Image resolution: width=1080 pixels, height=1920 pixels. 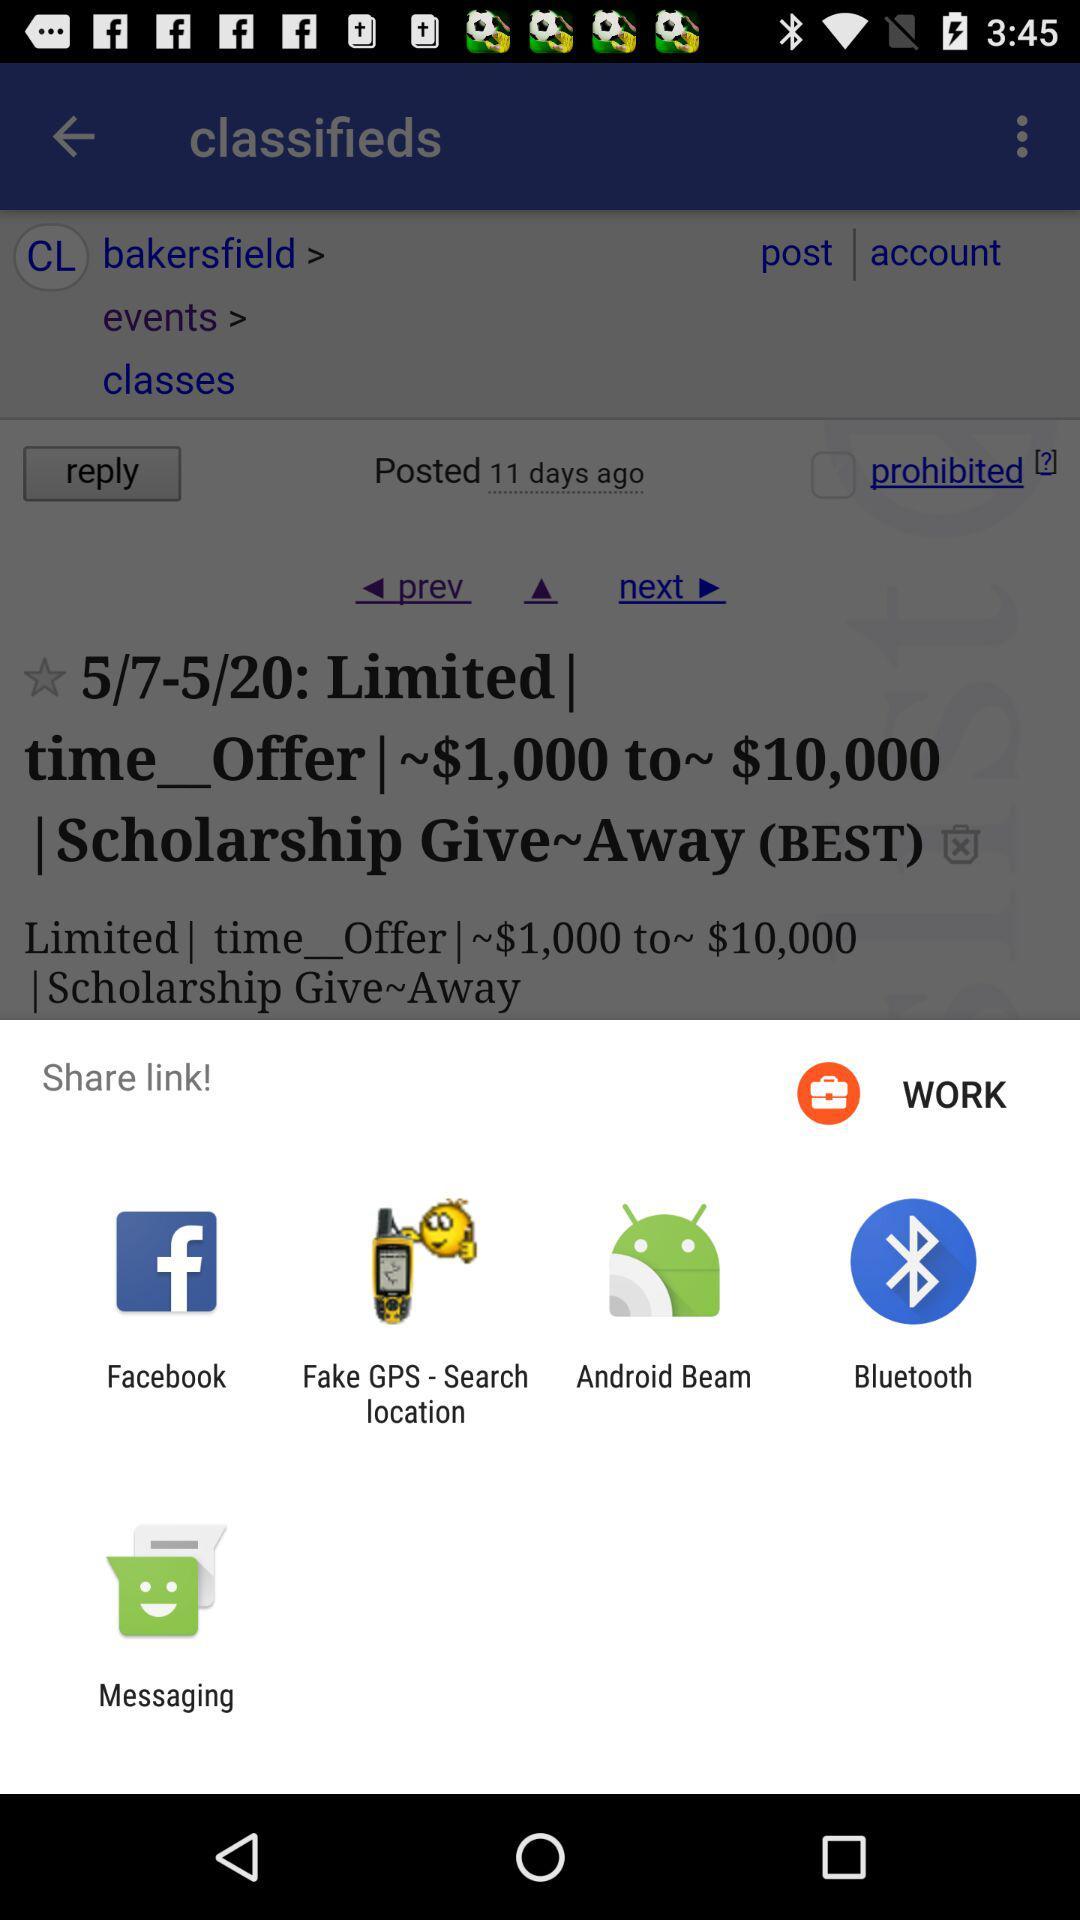 What do you see at coordinates (913, 1392) in the screenshot?
I see `the item to the right of android beam` at bounding box center [913, 1392].